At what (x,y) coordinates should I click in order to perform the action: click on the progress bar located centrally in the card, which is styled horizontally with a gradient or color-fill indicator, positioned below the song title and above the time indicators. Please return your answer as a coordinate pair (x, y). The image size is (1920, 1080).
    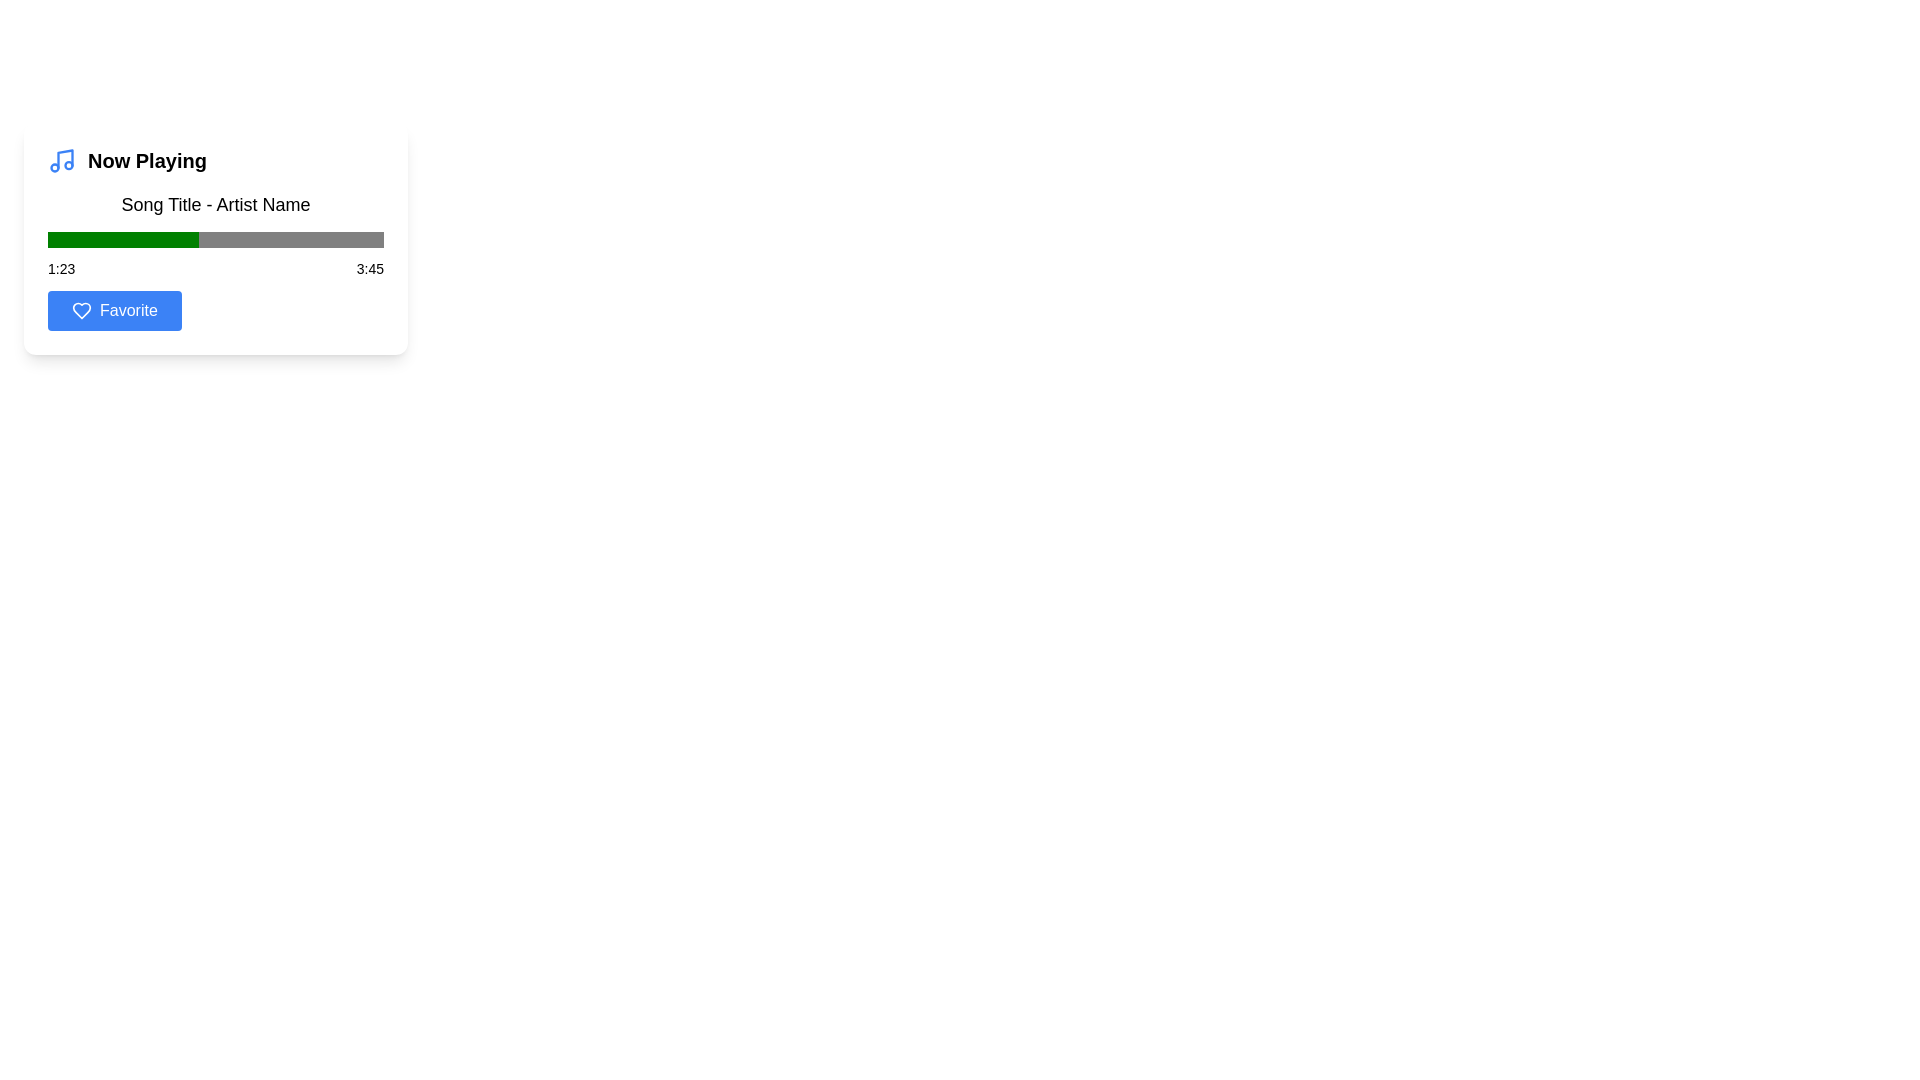
    Looking at the image, I should click on (216, 238).